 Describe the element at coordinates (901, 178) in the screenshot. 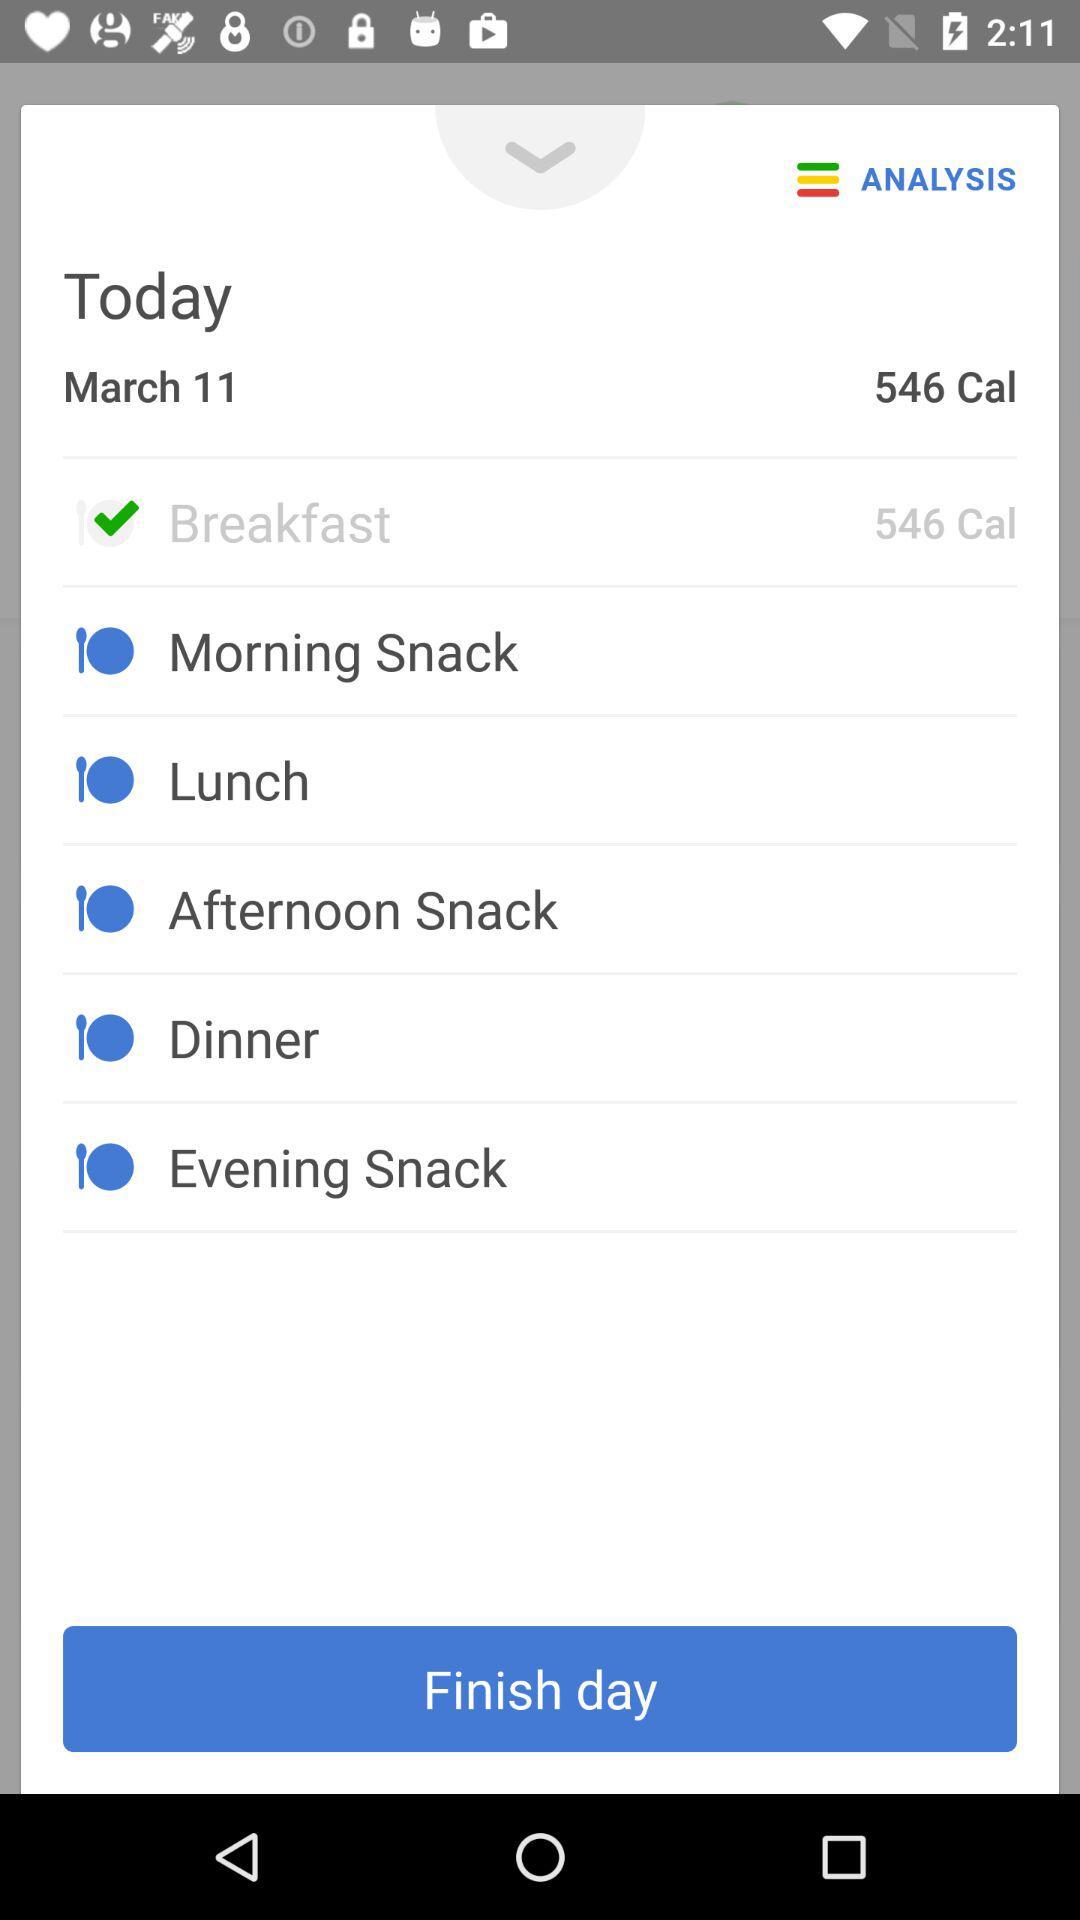

I see `analysis icon` at that location.